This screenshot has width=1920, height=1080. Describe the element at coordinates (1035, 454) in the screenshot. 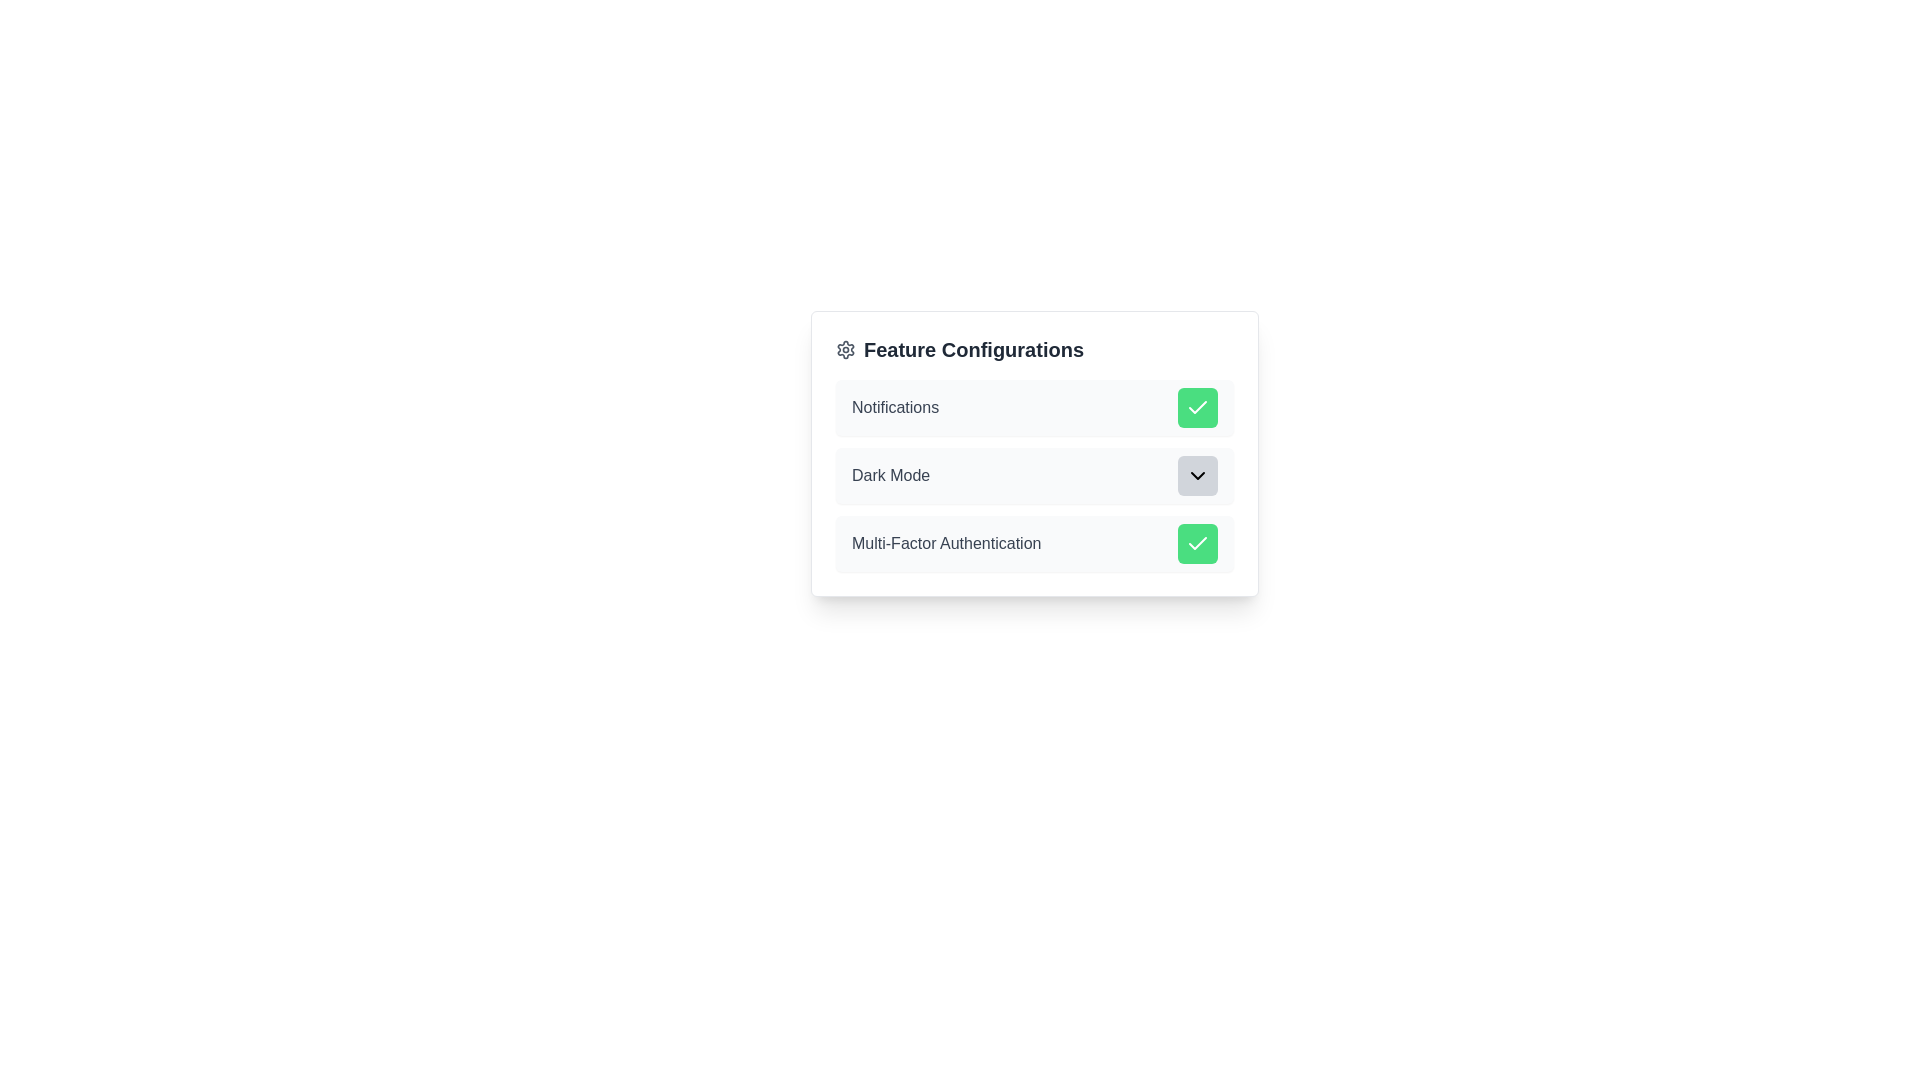

I see `an option from the dropdown menu in the configuration panel, which is the primary card containing various feature settings such as notifications, dark mode, and multi-factor authentication` at that location.